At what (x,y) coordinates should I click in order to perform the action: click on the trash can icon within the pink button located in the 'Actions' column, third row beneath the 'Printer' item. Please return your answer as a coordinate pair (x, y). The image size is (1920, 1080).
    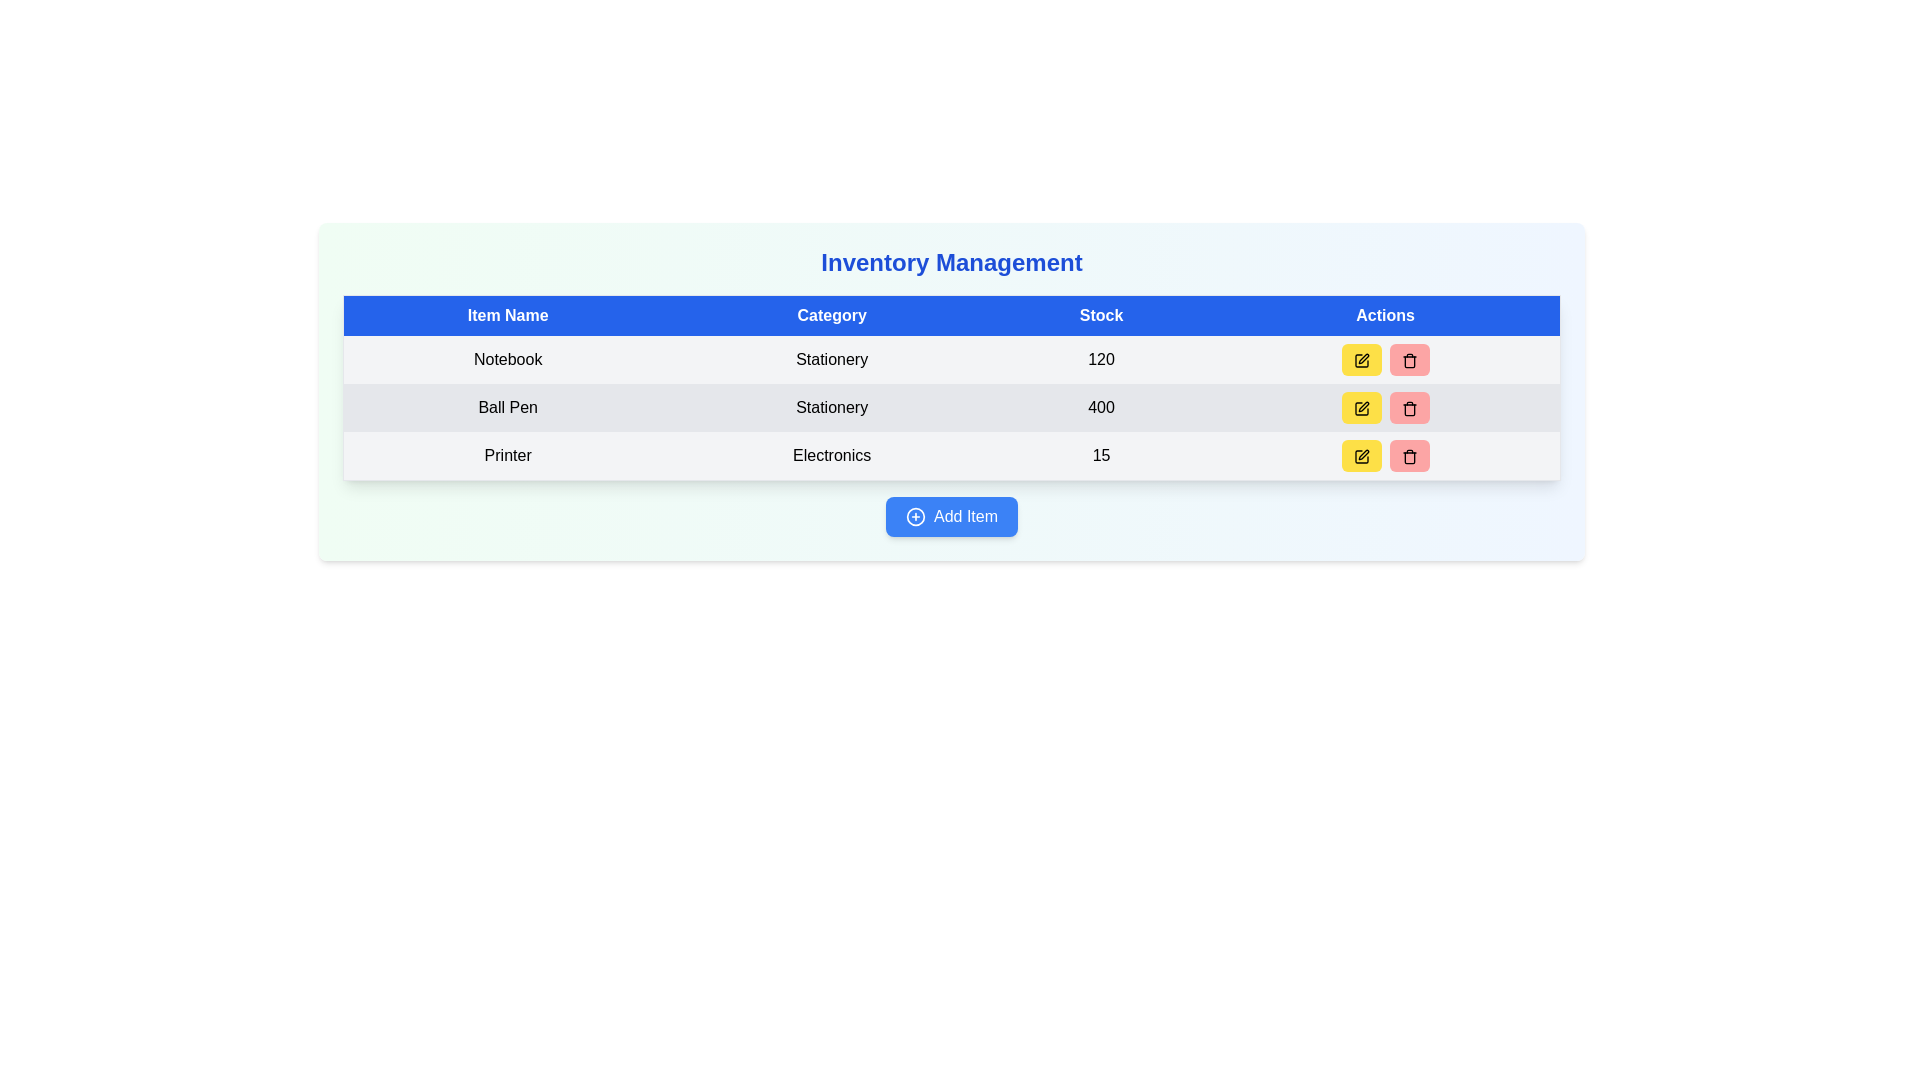
    Looking at the image, I should click on (1408, 360).